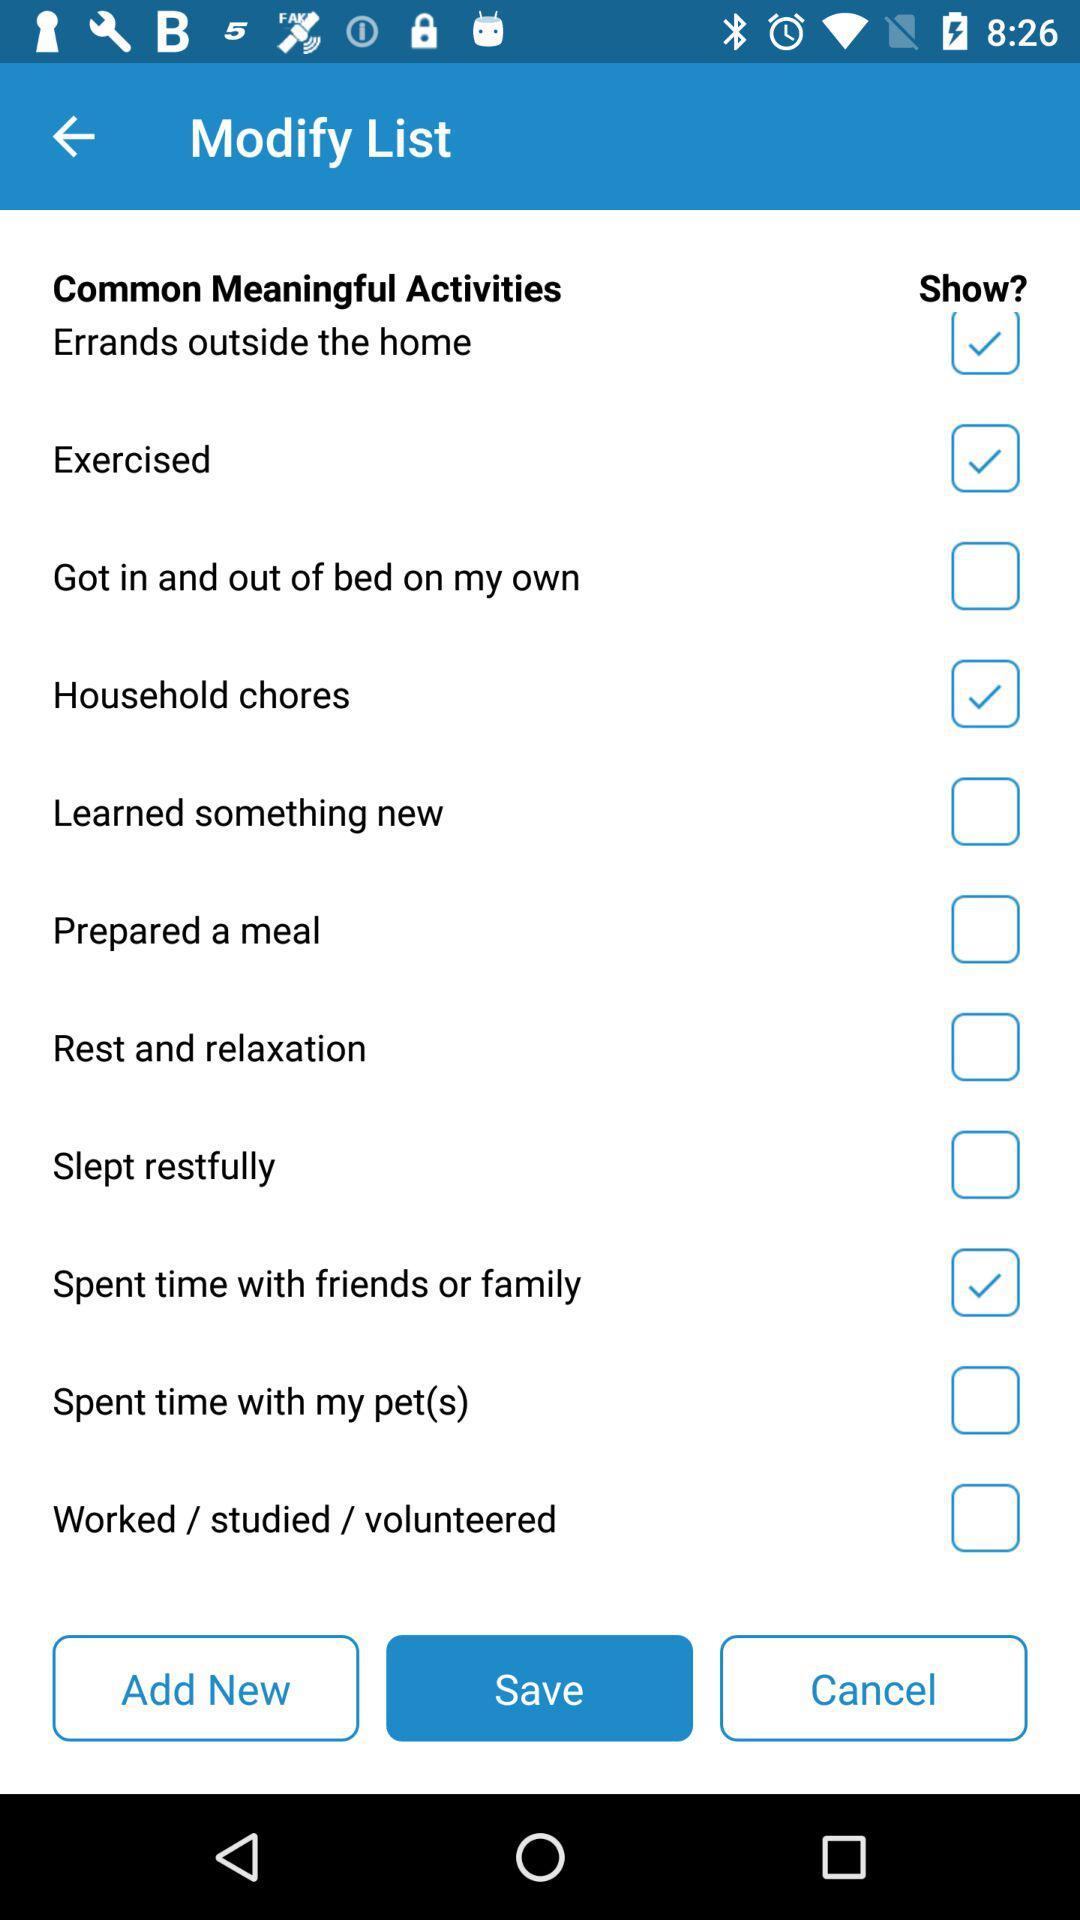  Describe the element at coordinates (984, 347) in the screenshot. I see `check or uncheck box for errands outside the home` at that location.